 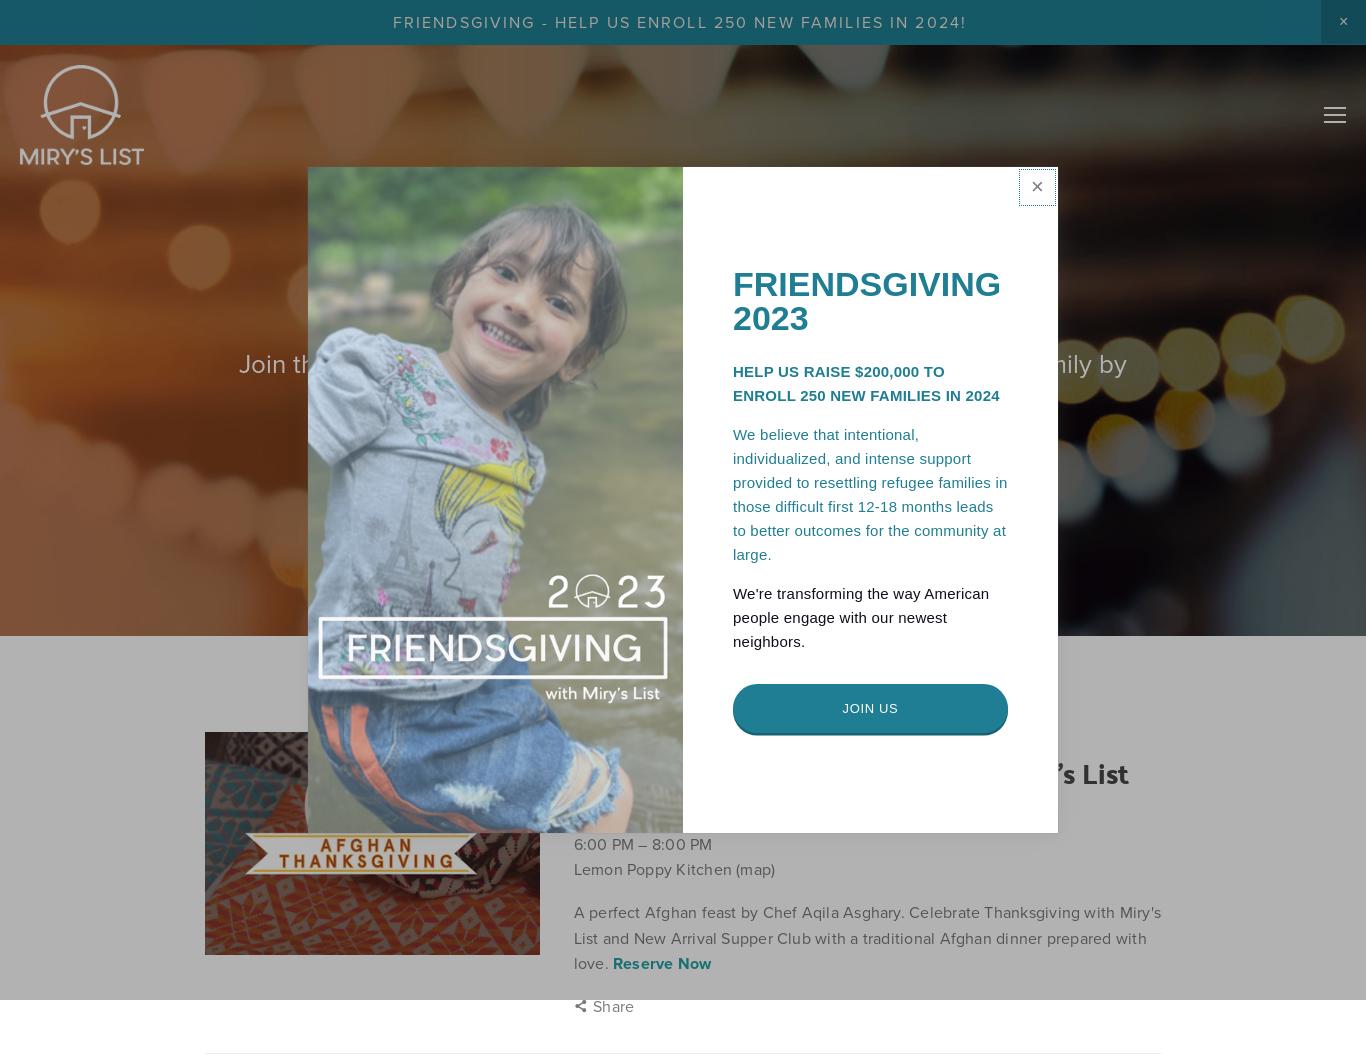 What do you see at coordinates (850, 771) in the screenshot?
I see `'2023 Afghan Friendsgiving with Miry's List'` at bounding box center [850, 771].